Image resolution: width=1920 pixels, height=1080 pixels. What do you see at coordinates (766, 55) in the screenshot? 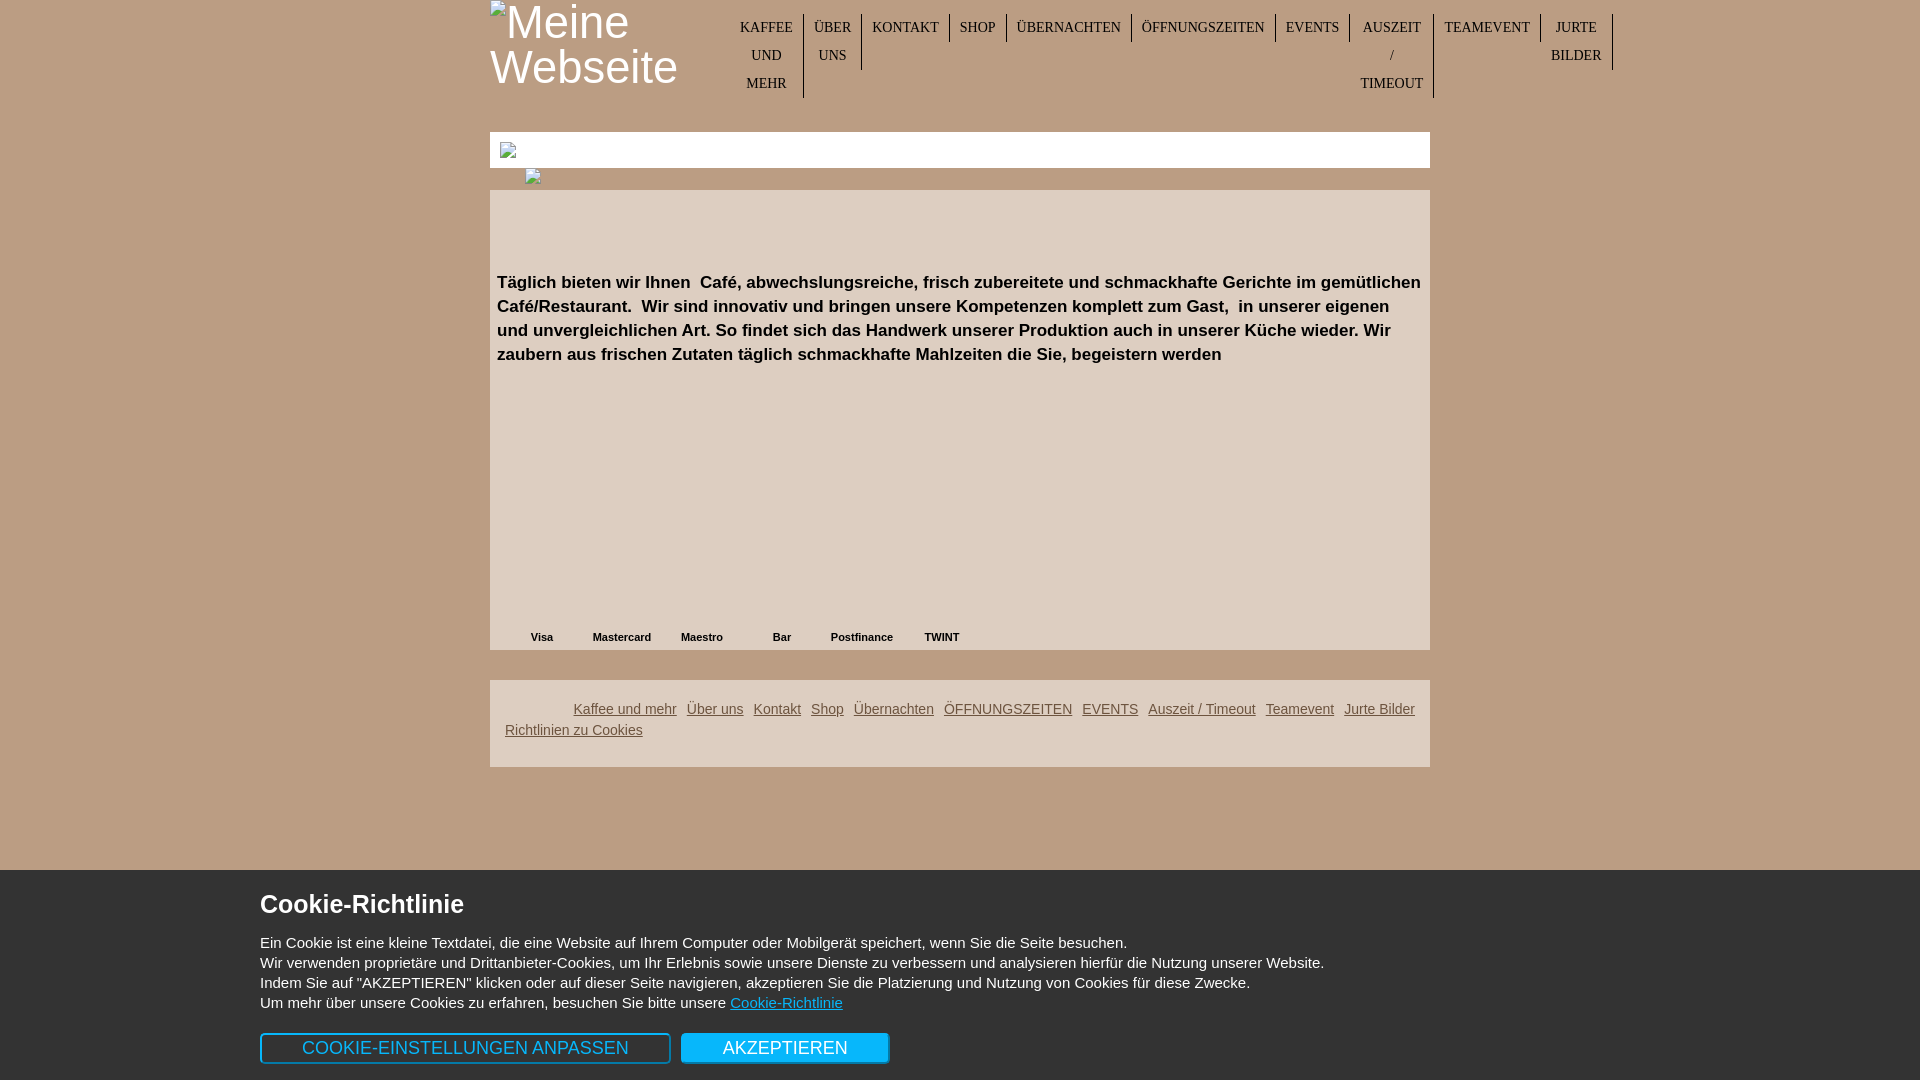
I see `'KAFFEE UND MEHR'` at bounding box center [766, 55].